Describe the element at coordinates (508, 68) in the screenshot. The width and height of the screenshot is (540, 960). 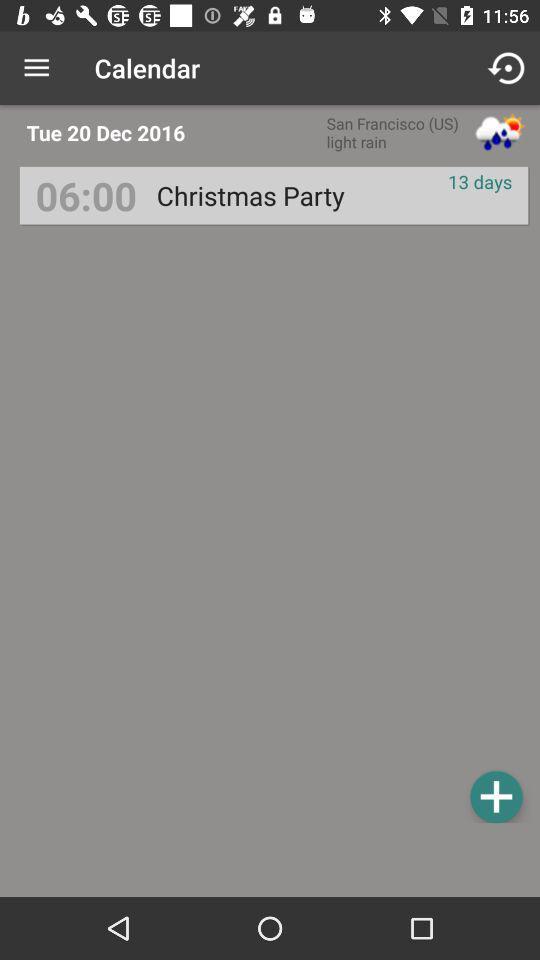
I see `icon next to the calendar item` at that location.